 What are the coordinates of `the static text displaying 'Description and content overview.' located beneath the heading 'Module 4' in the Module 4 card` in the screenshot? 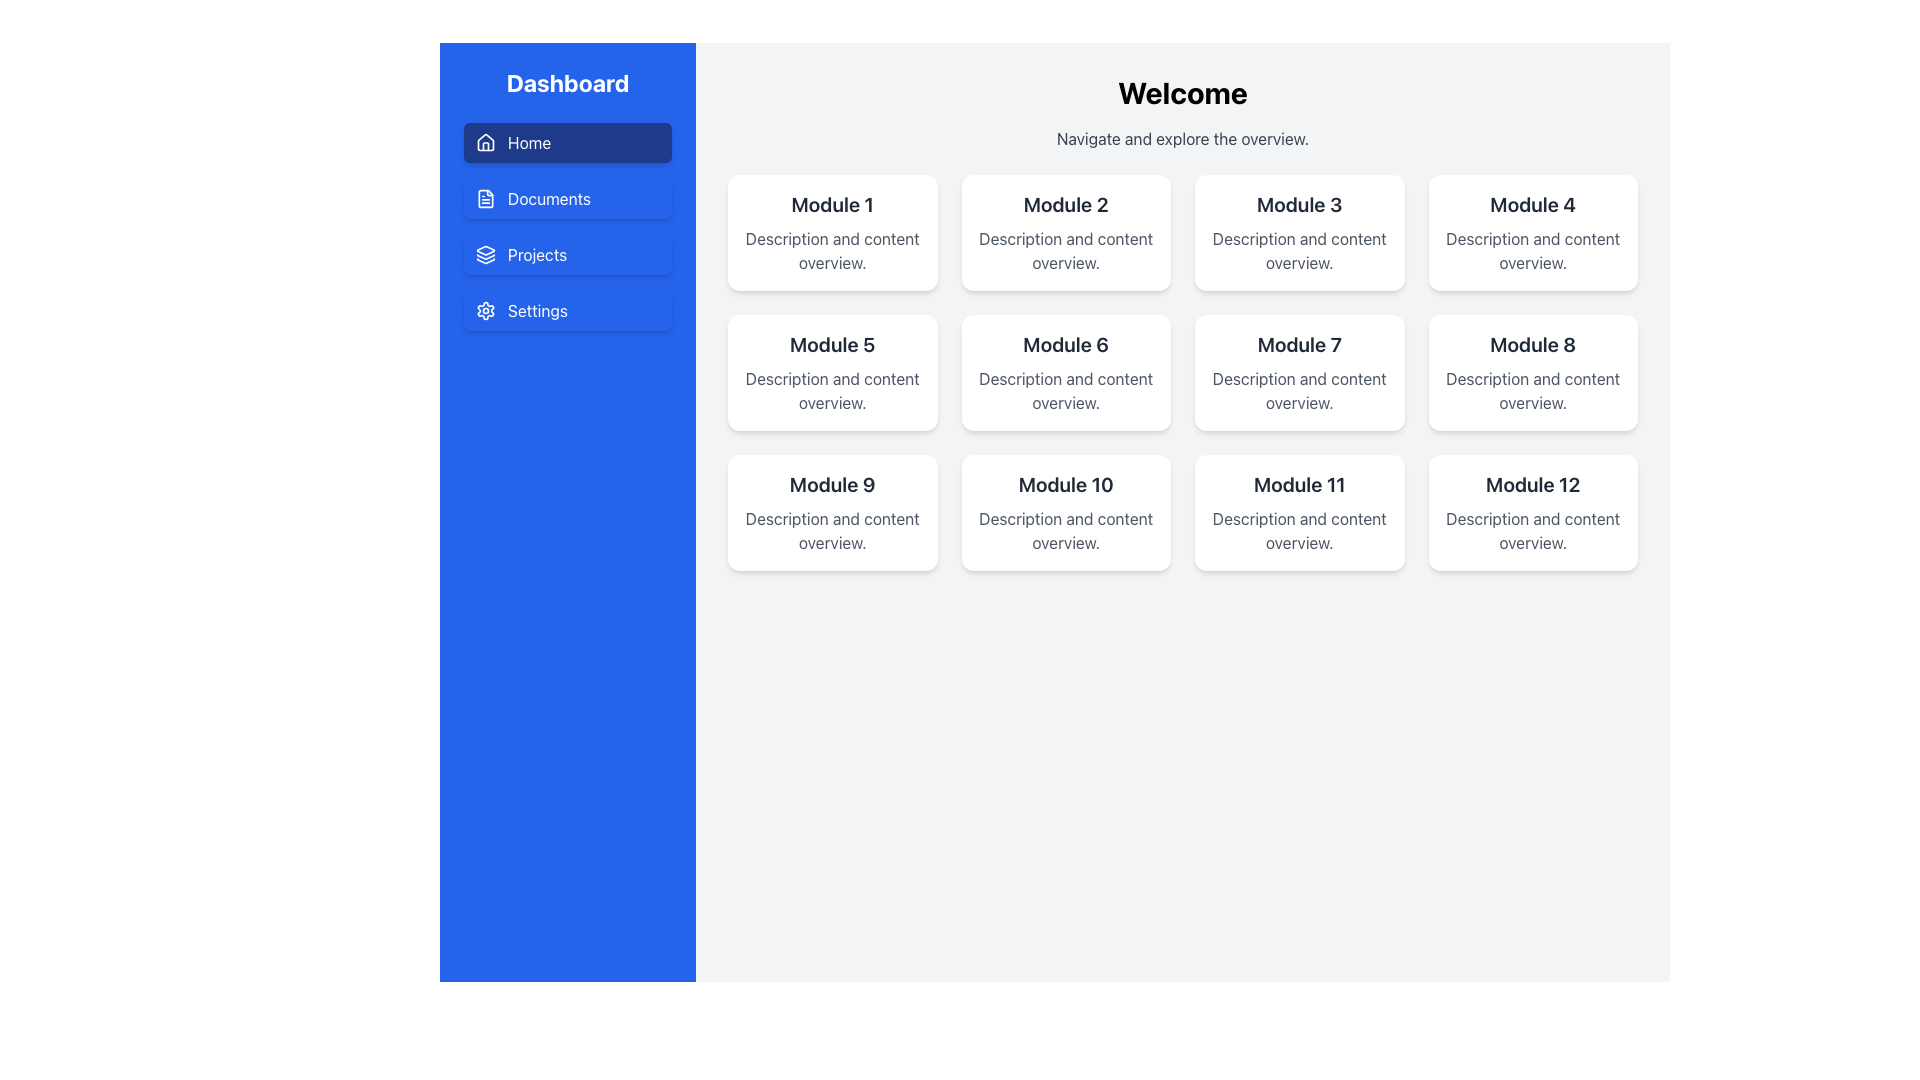 It's located at (1532, 249).